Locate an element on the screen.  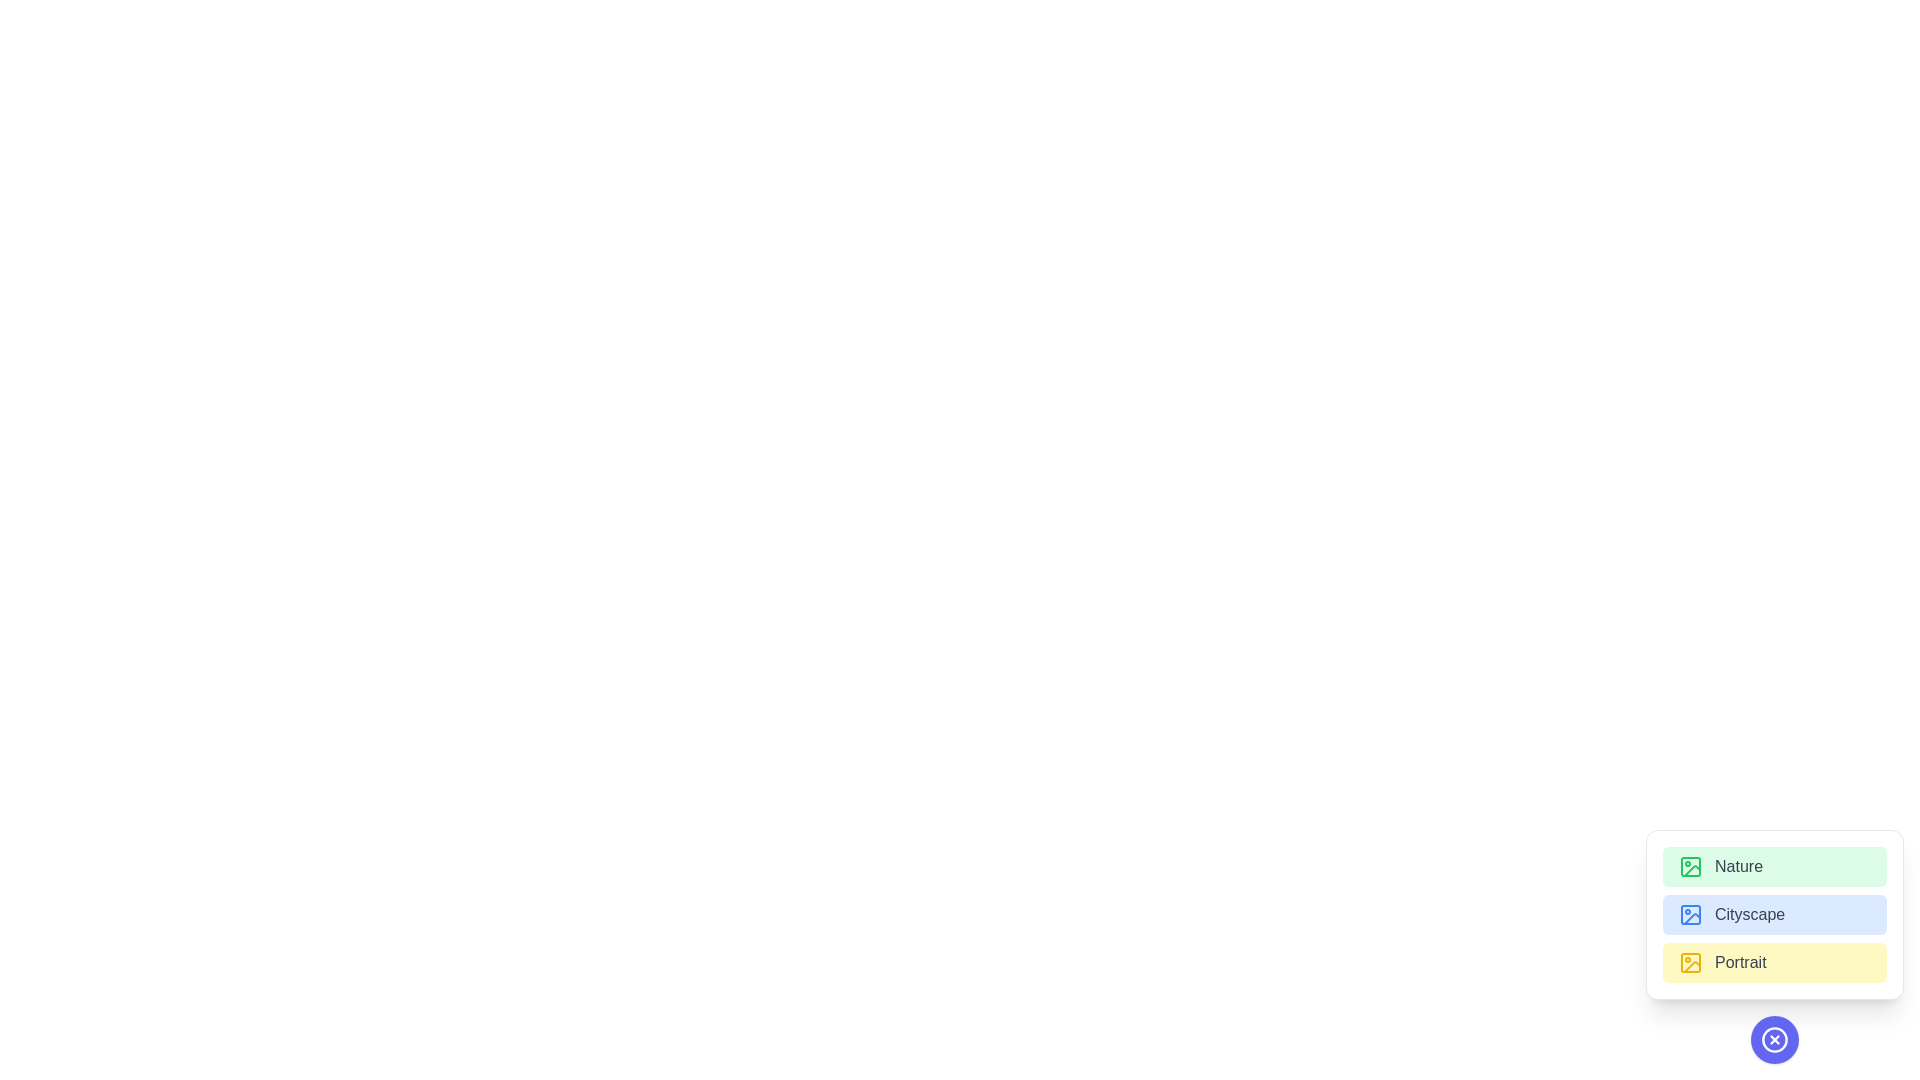
toggle button to open or close the menu is located at coordinates (1775, 1039).